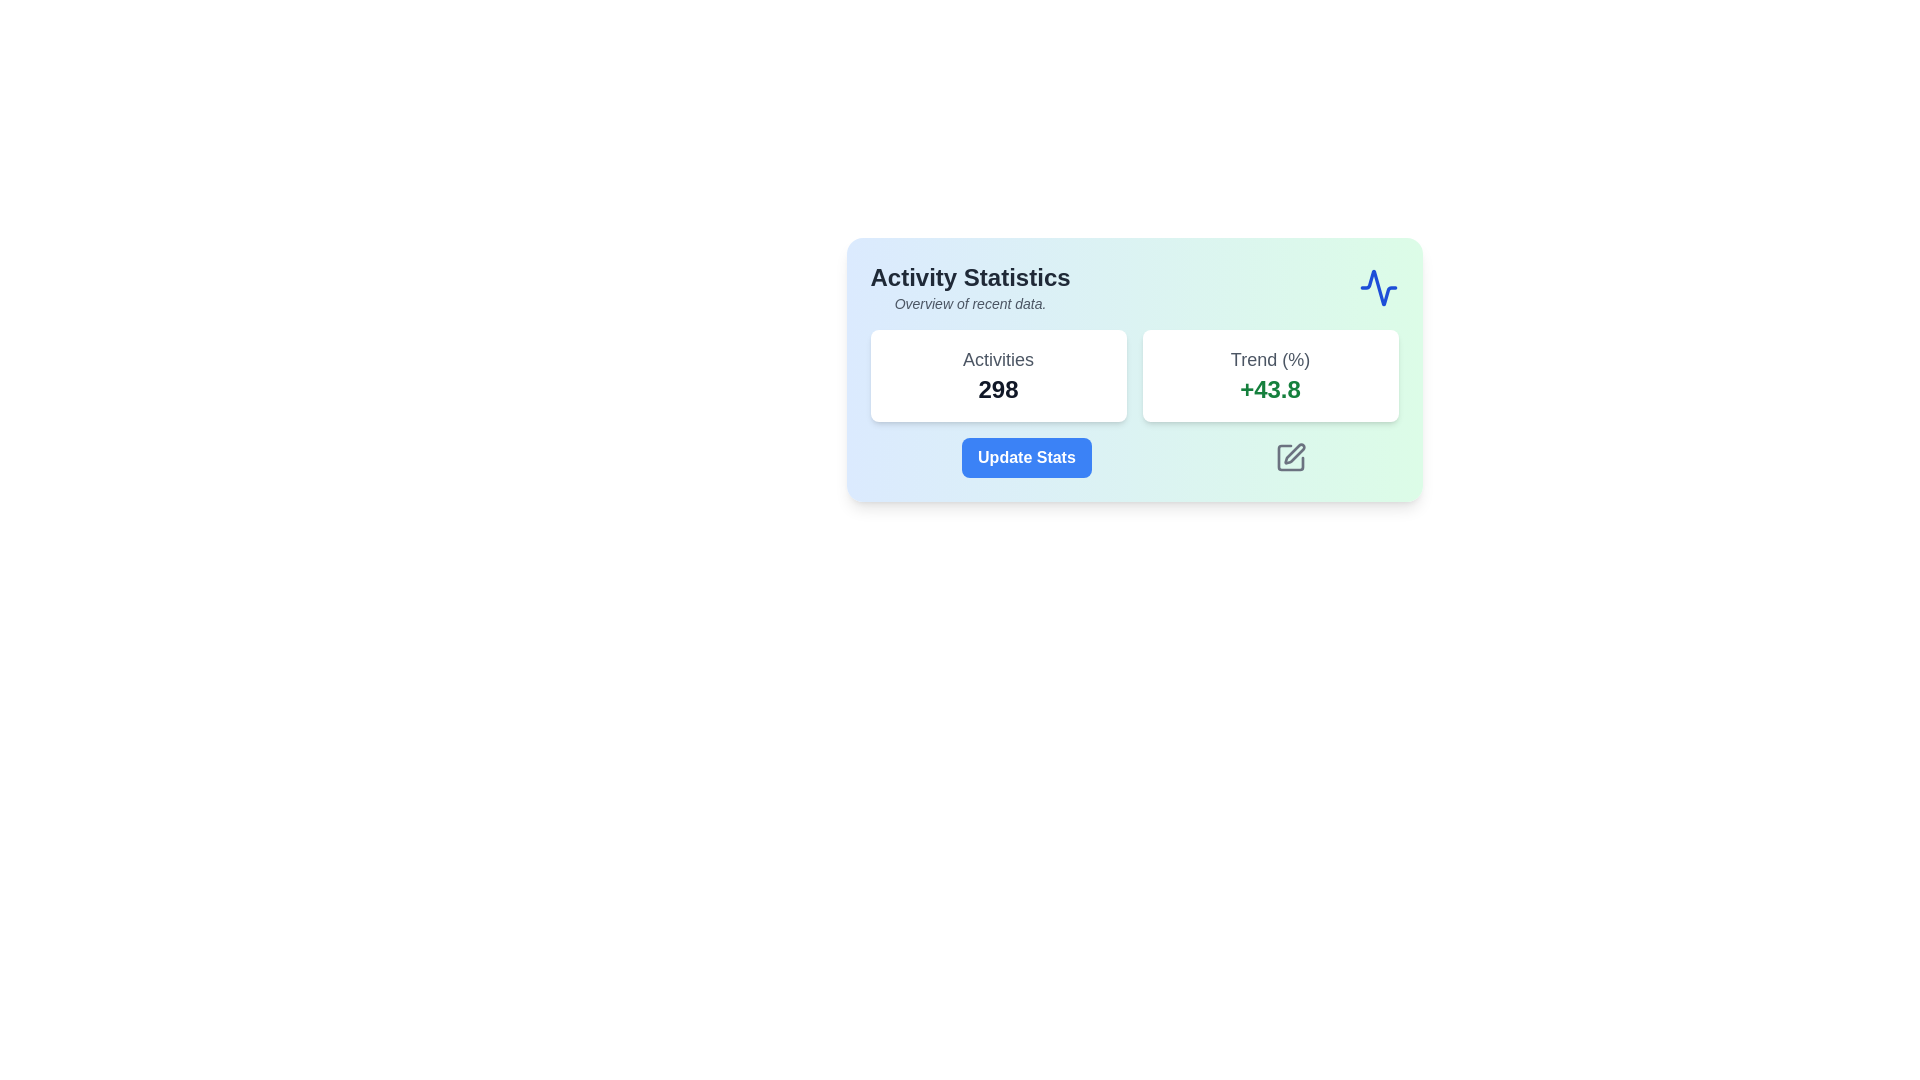 This screenshot has width=1920, height=1080. I want to click on the update button located centrally below the 'Activities' and 'Trend (%)' sections in the primary card layout, so click(1026, 458).